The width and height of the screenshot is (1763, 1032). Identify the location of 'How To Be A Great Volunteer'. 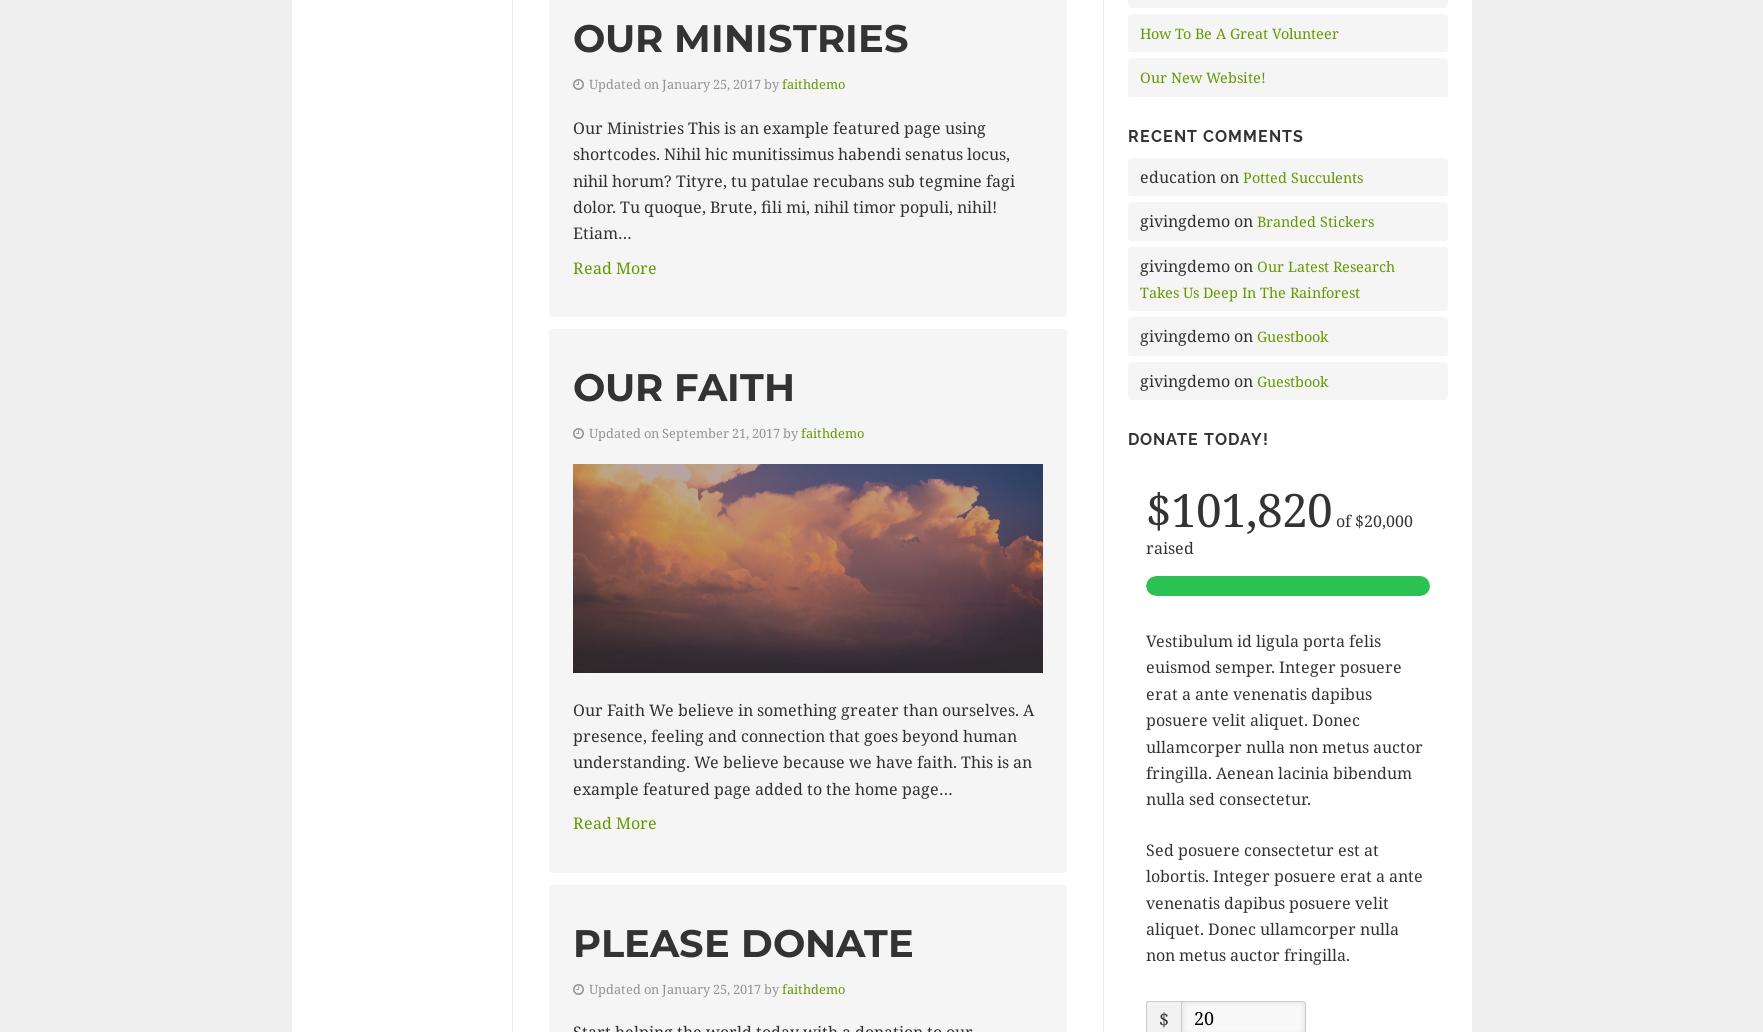
(1237, 32).